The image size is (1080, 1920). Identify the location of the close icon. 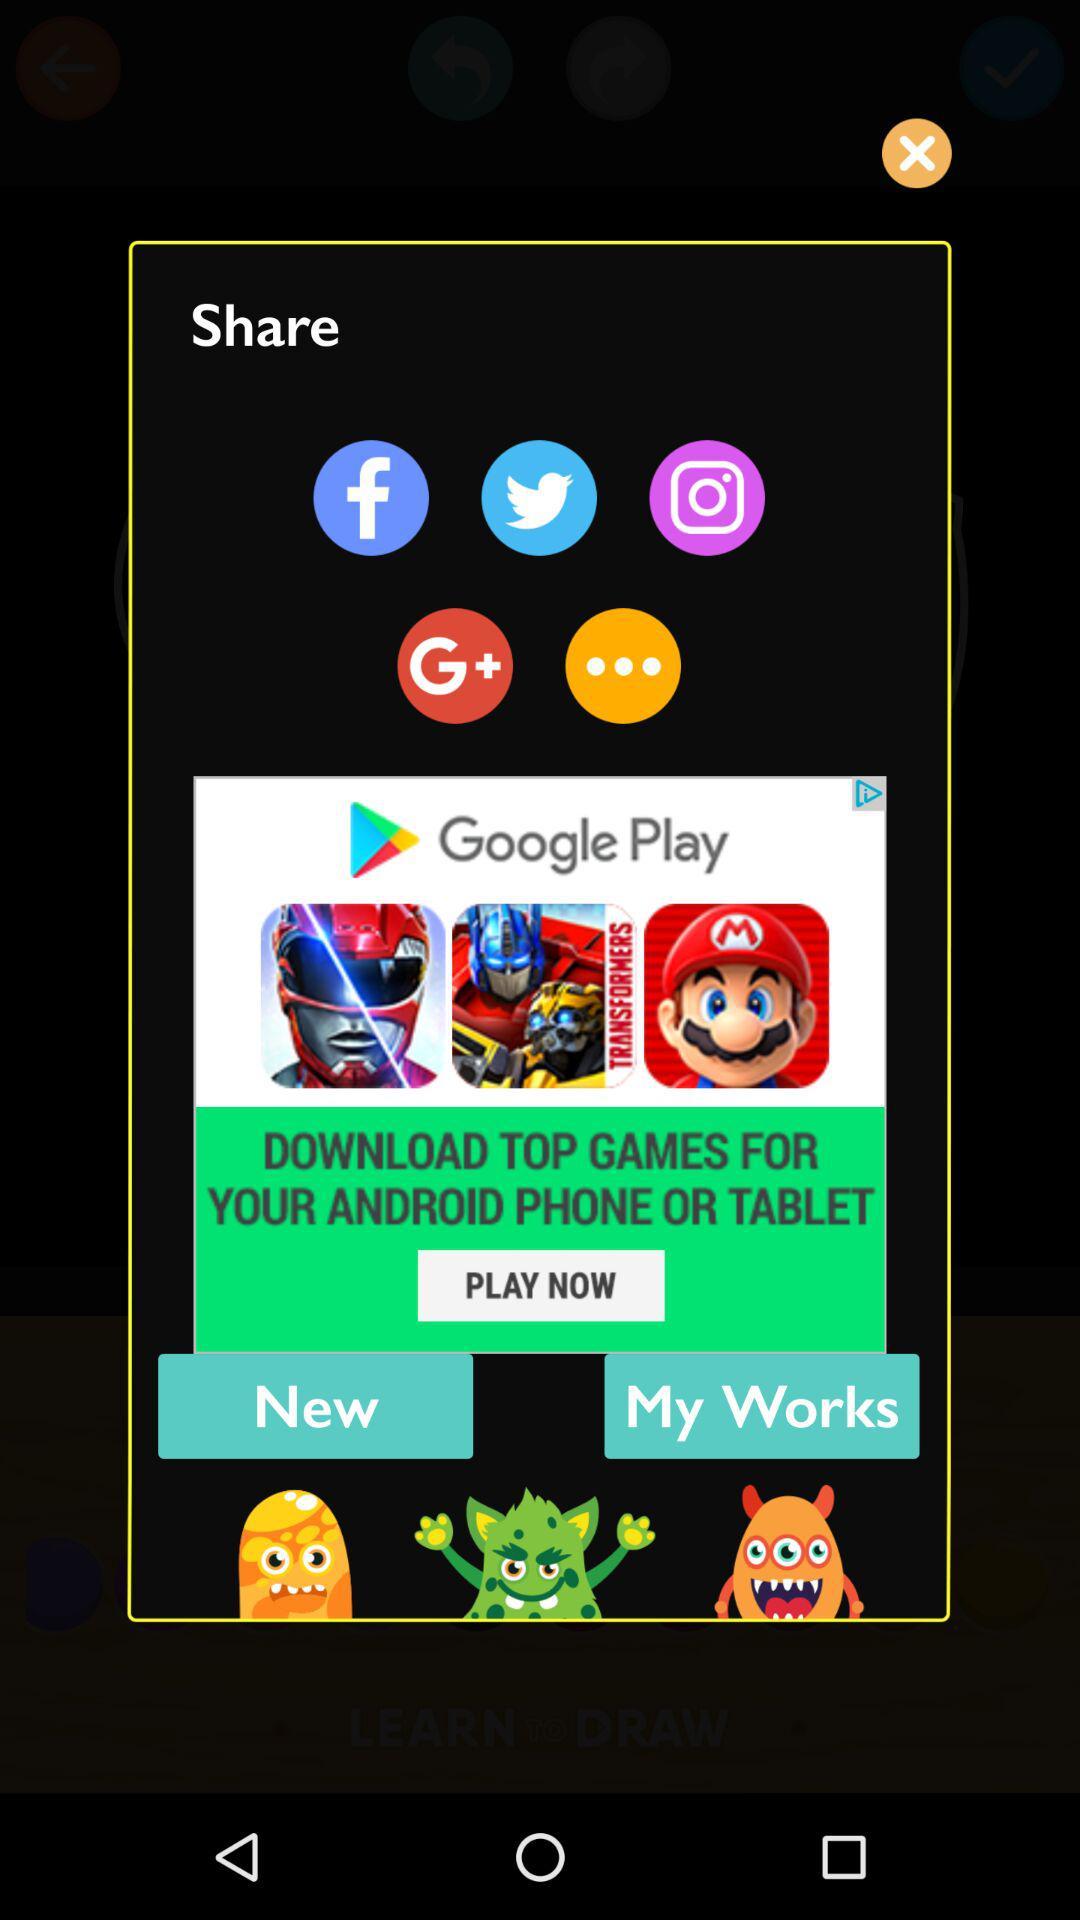
(916, 152).